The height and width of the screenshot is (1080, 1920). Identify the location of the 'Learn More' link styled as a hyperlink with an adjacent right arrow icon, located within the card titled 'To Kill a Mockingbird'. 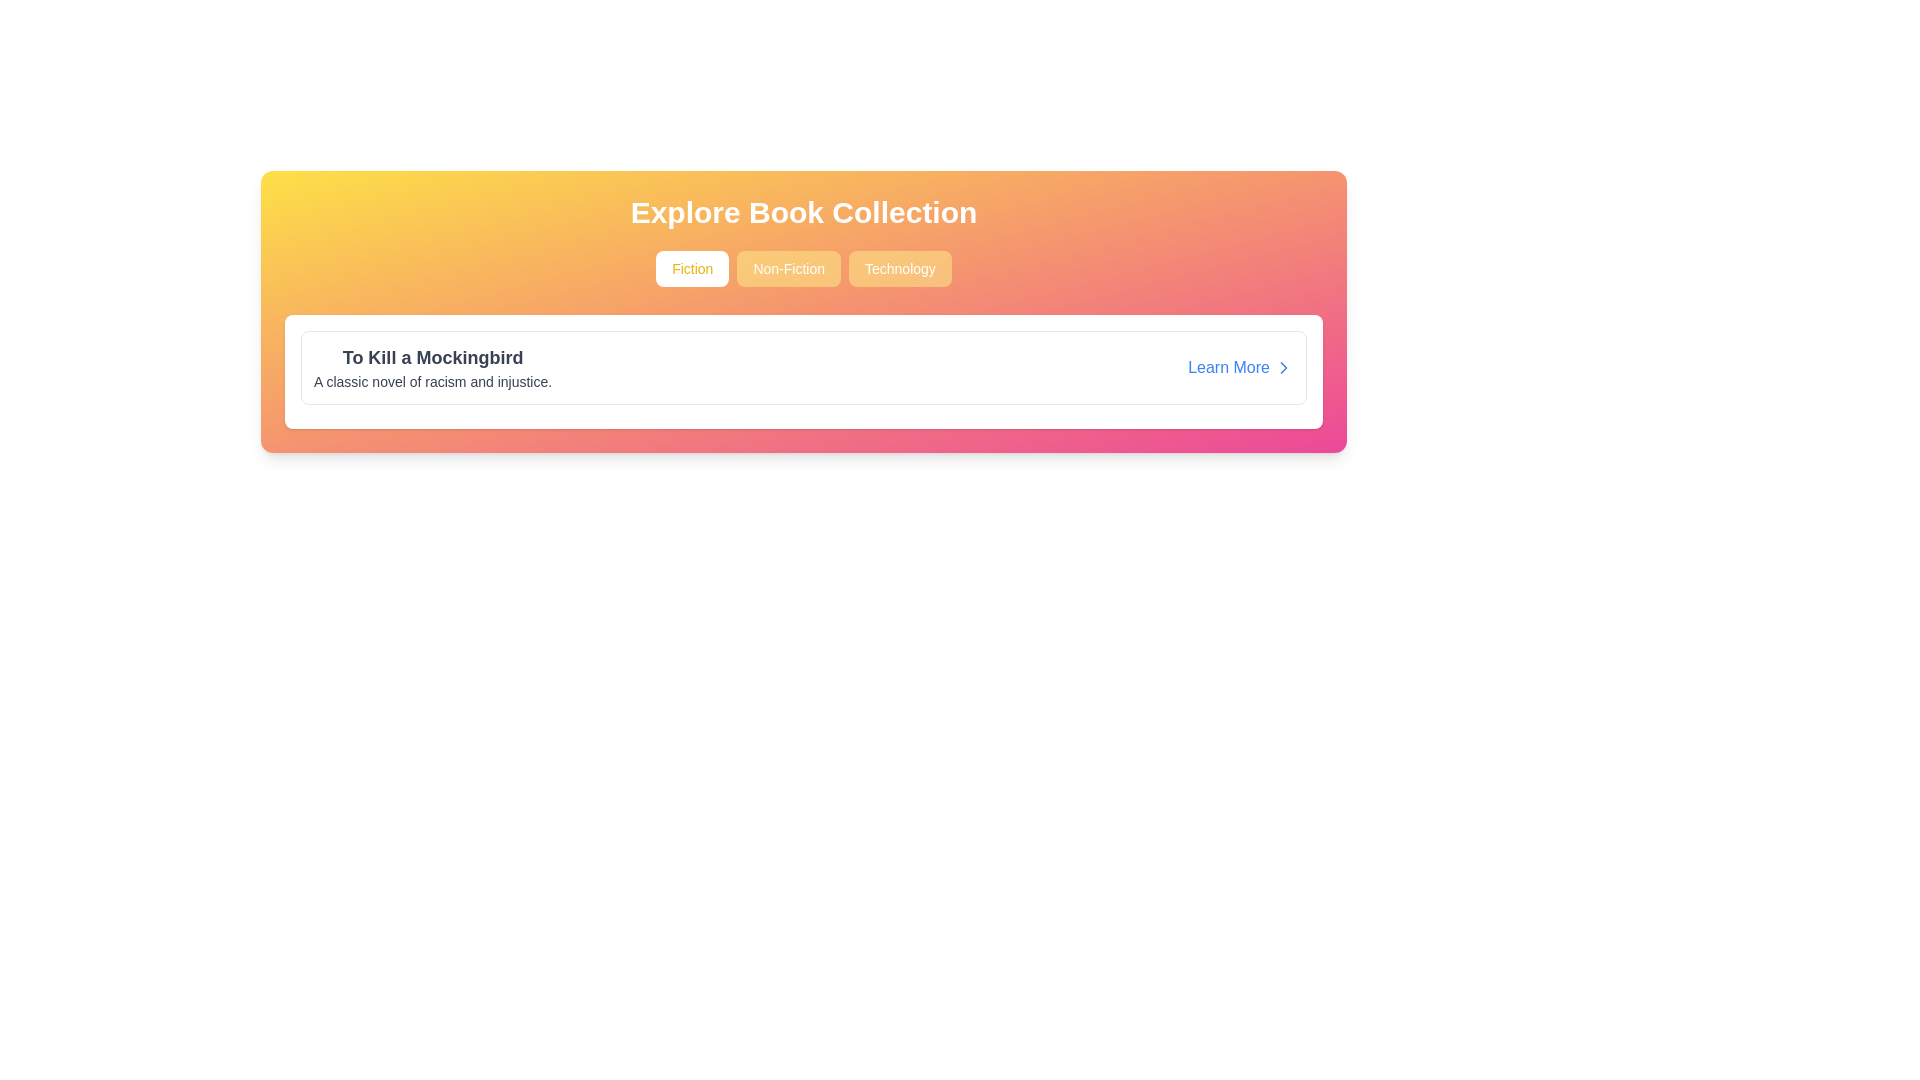
(1240, 367).